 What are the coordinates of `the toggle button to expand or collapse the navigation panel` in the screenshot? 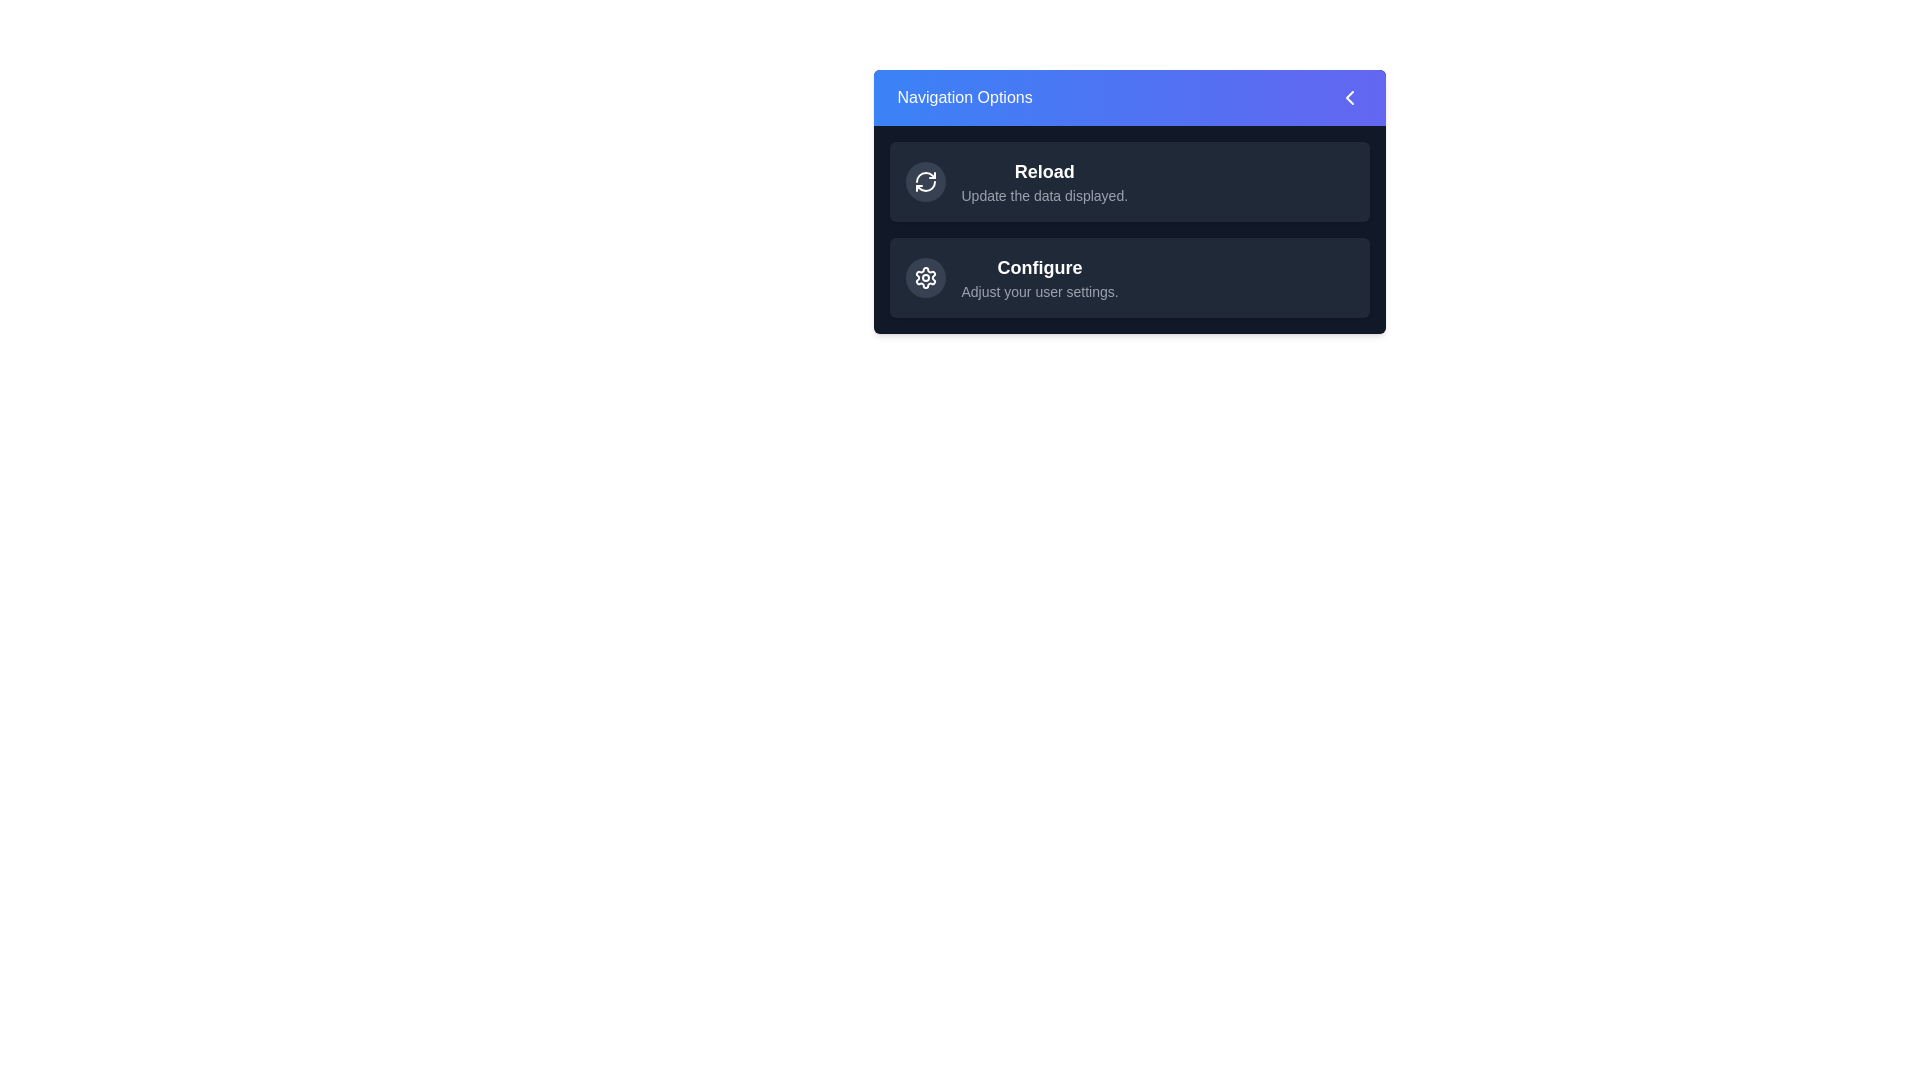 It's located at (1129, 97).